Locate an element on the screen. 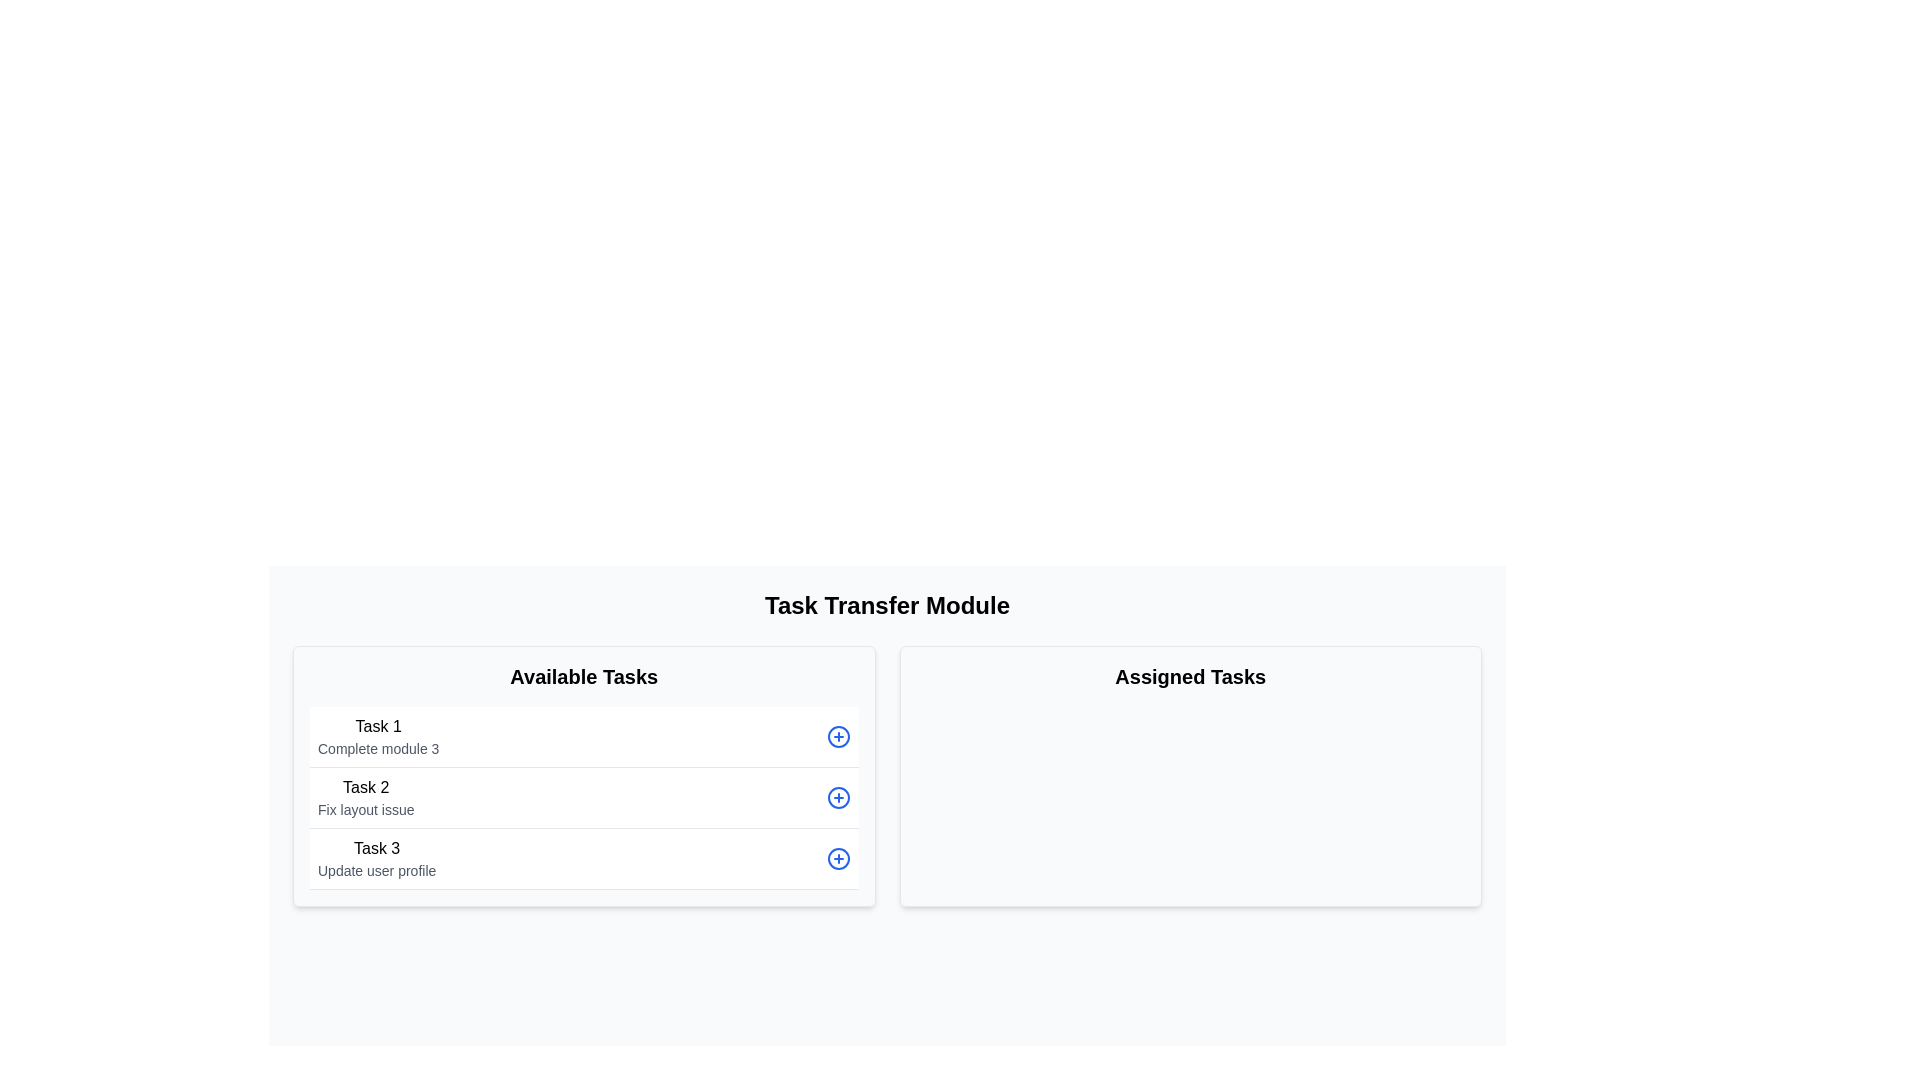  the blue circular button with a plus symbol located in the 'Available Tasks' section next to 'Task 1: Complete module 3' is located at coordinates (838, 736).